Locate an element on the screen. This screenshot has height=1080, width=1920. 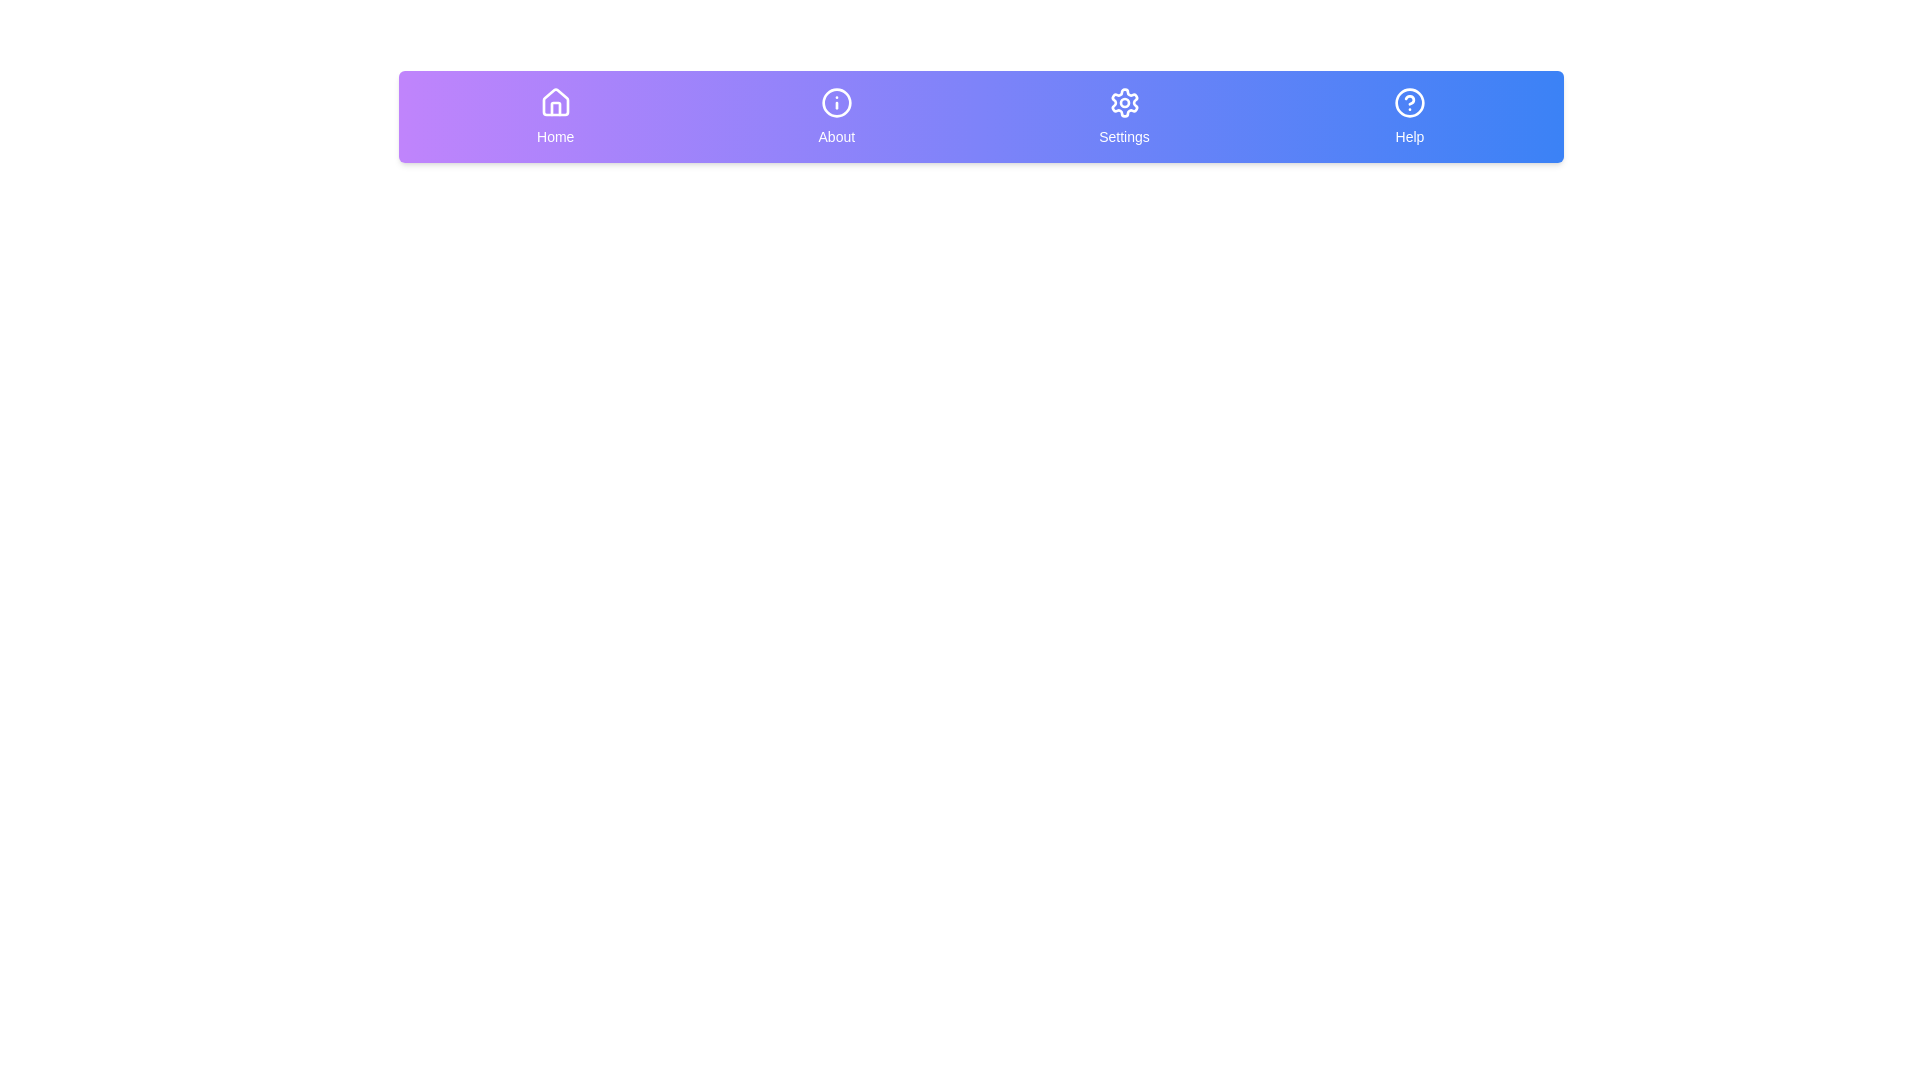
the 'Settings' text label located beneath the gear icon in the navigation menu is located at coordinates (1124, 136).